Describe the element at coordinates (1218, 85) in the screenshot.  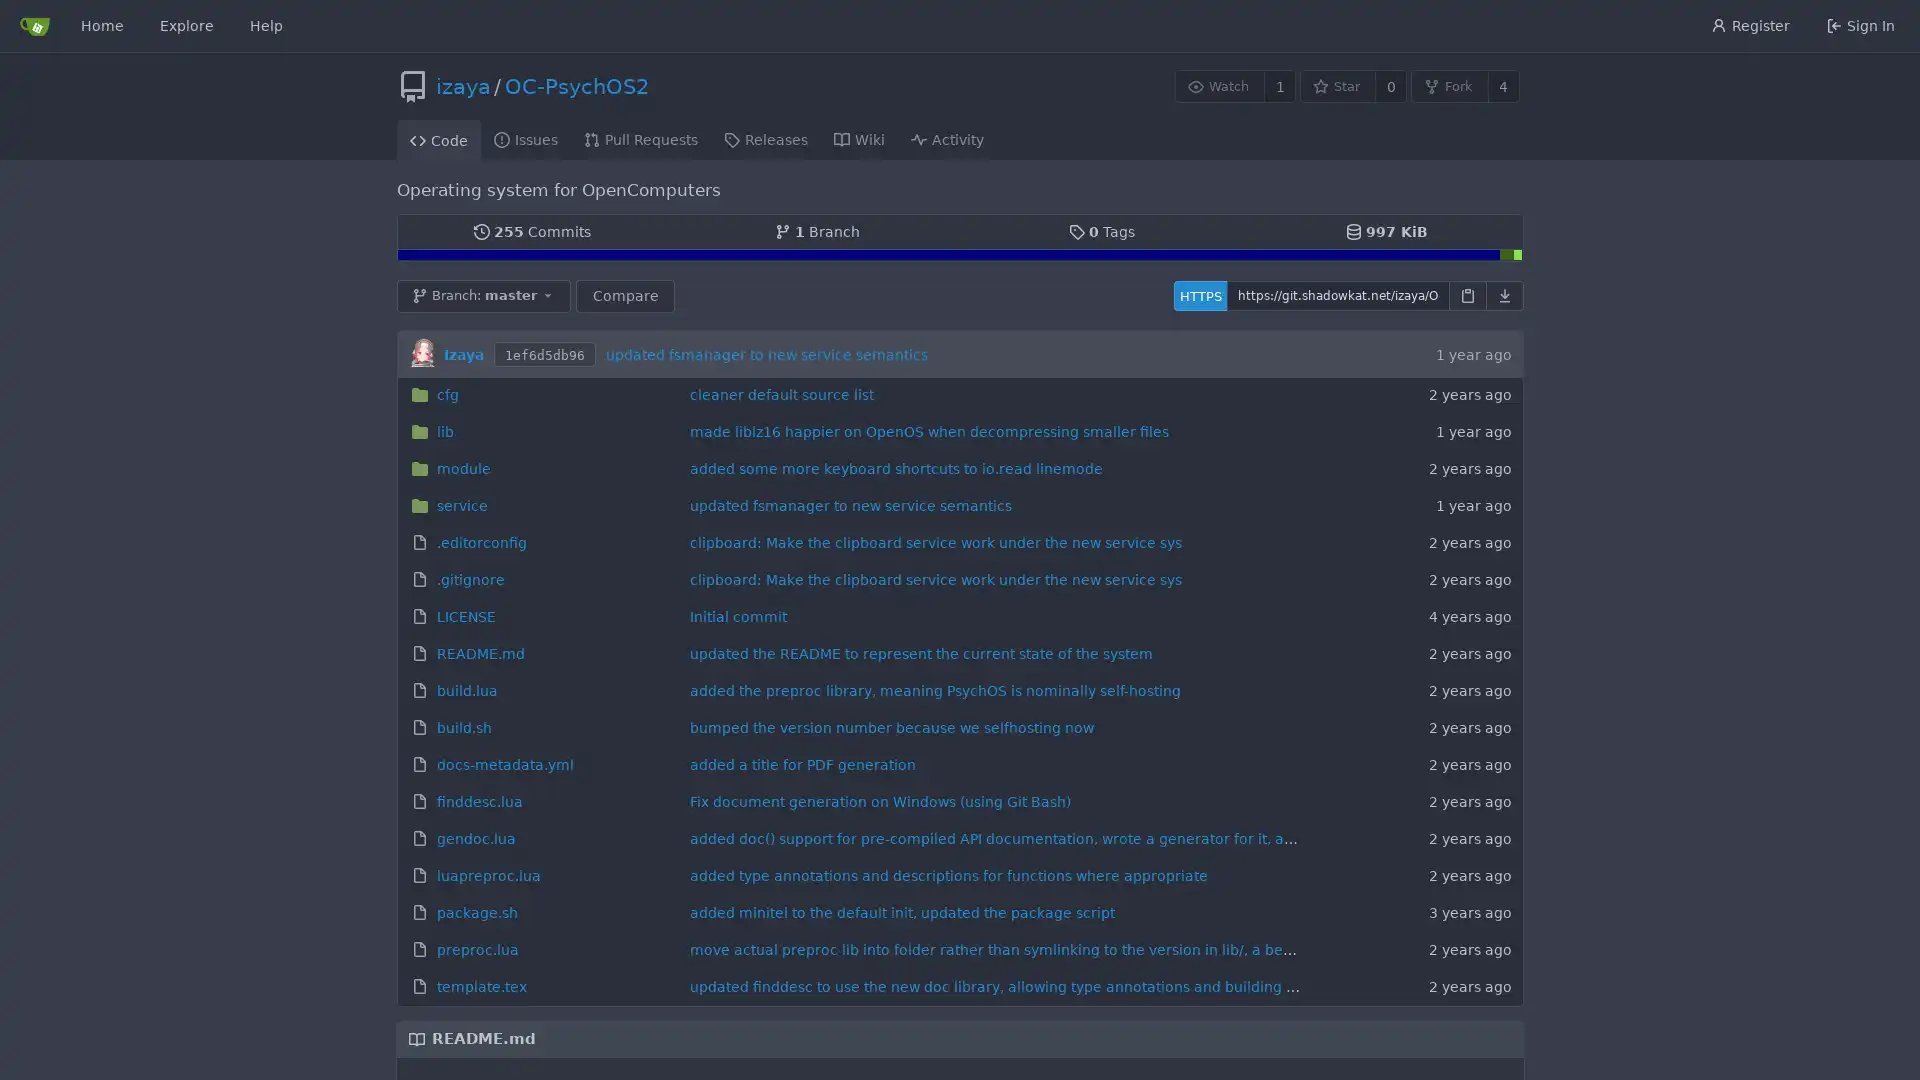
I see `Watch` at that location.